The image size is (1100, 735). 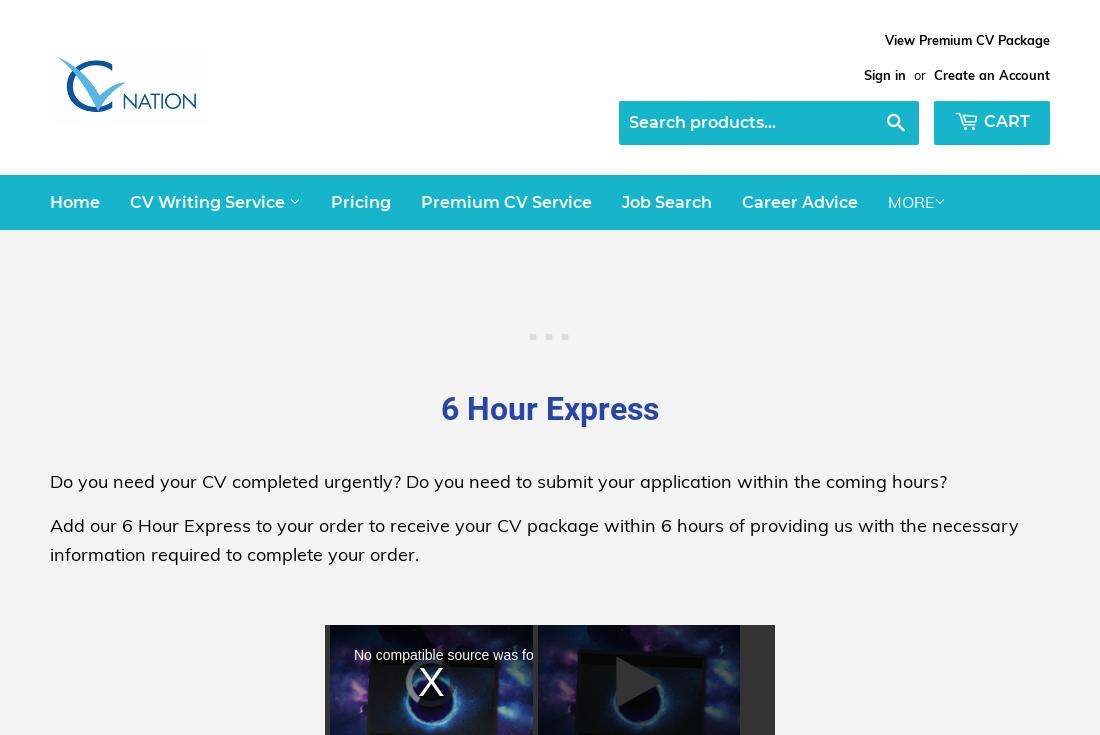 What do you see at coordinates (439, 409) in the screenshot?
I see `'6 Hour Express'` at bounding box center [439, 409].